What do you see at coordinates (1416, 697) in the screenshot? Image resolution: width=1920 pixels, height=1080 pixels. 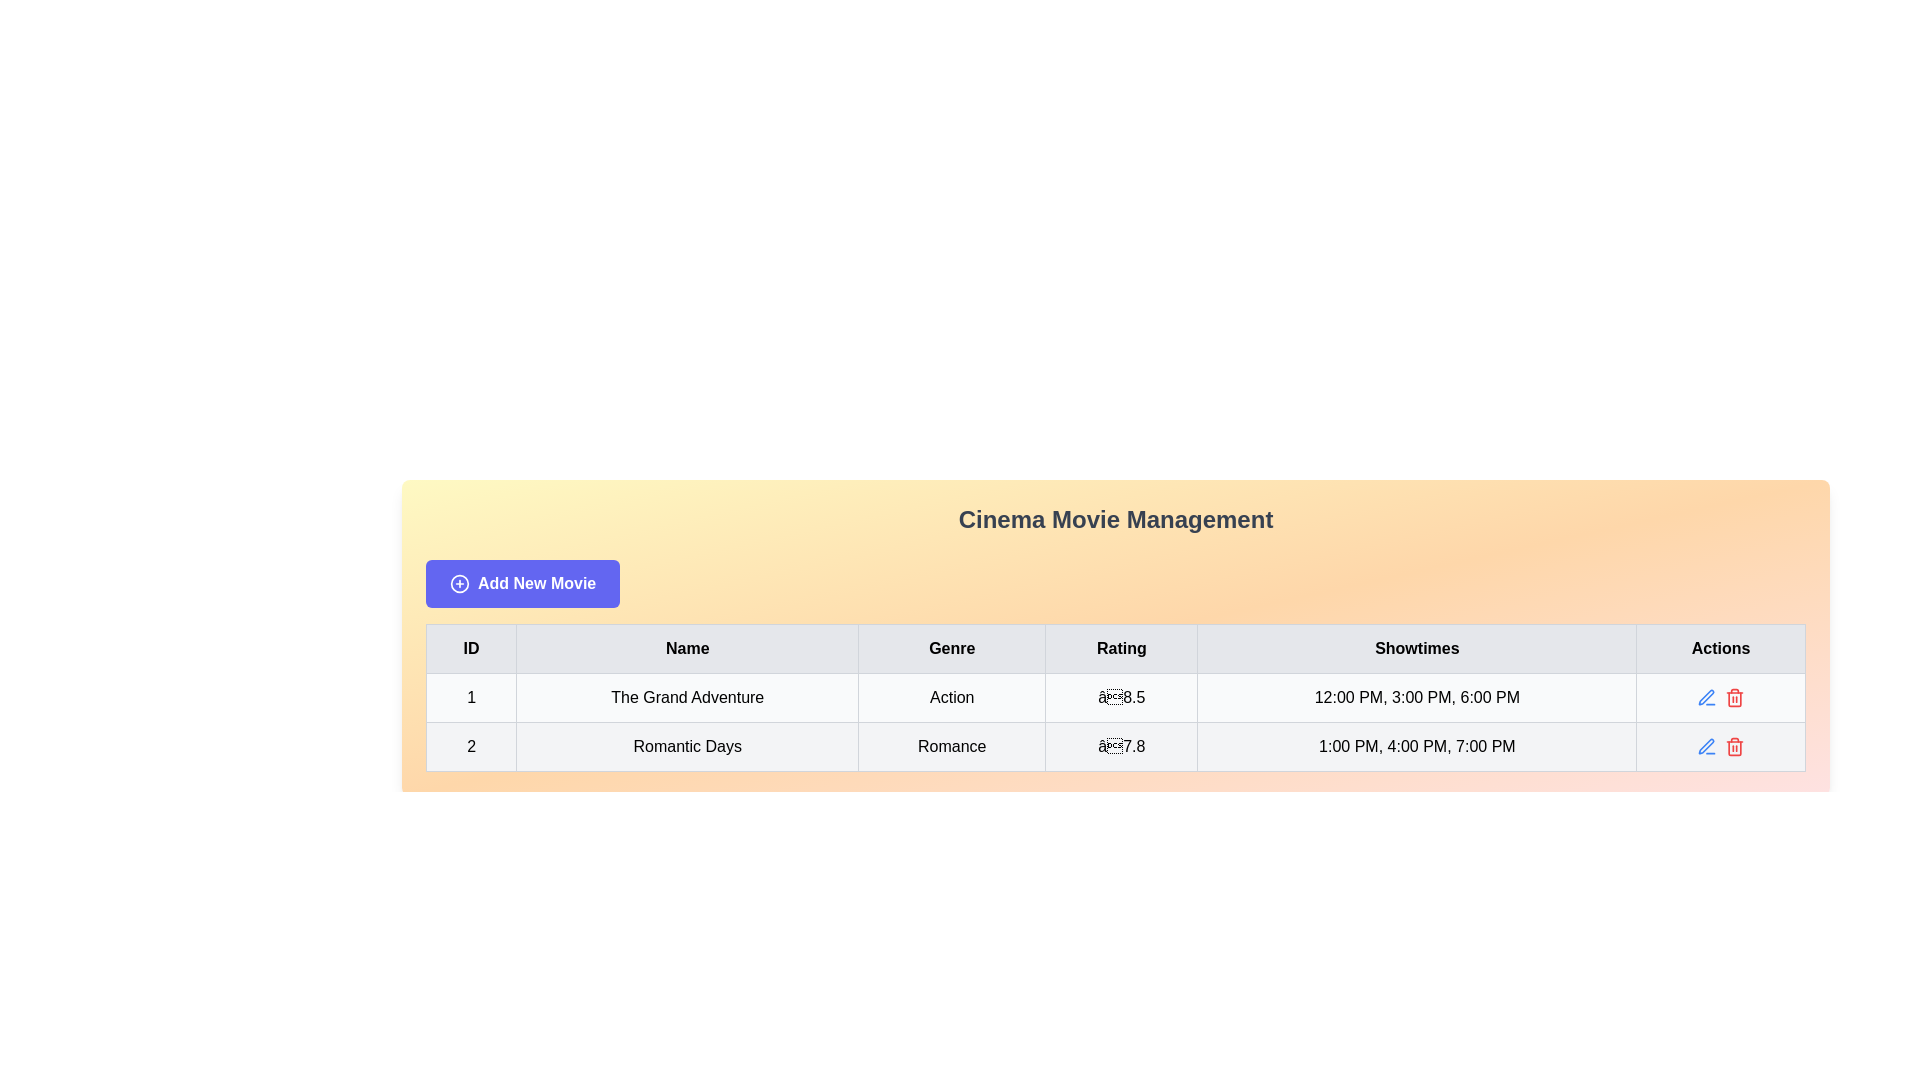 I see `the Text Display showing scheduled showtimes for the movie 'The Grand Adventure', located in the 'Showtimes' column of the table` at bounding box center [1416, 697].